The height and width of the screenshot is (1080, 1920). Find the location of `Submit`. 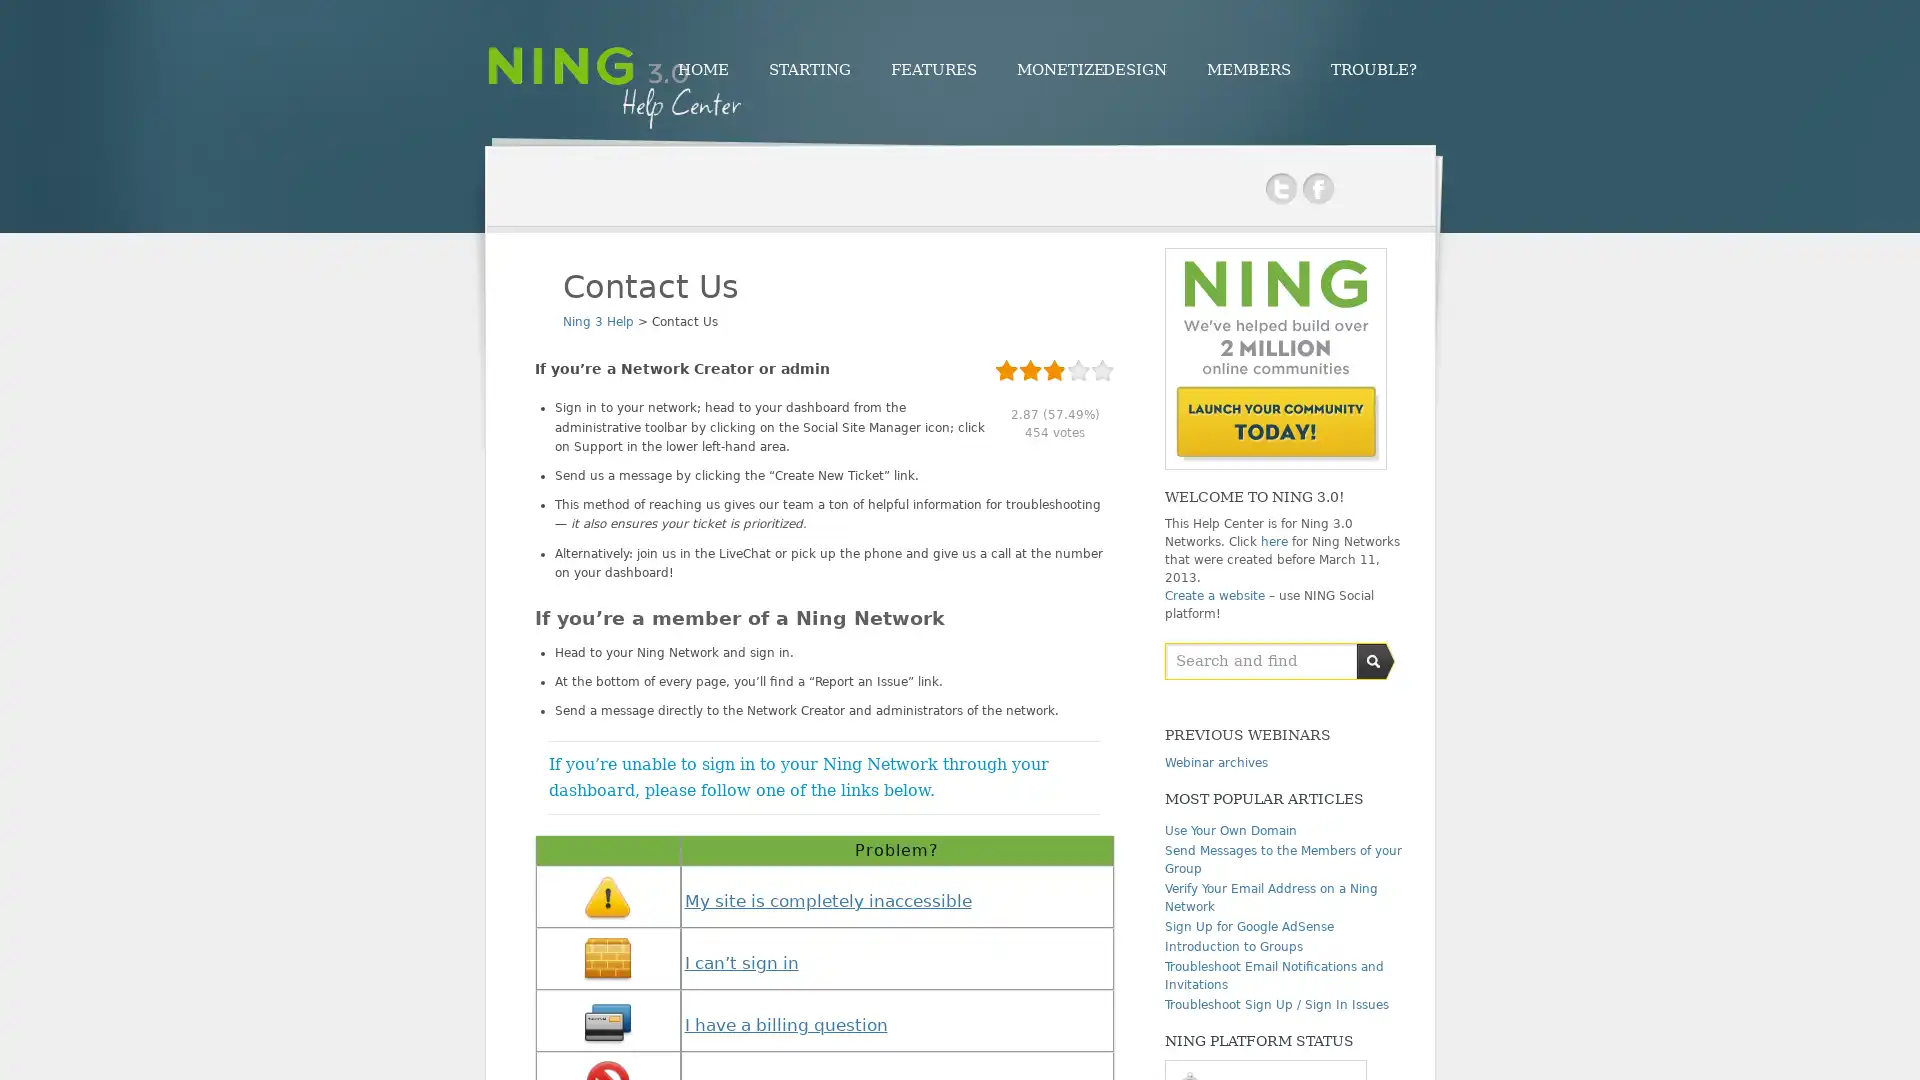

Submit is located at coordinates (1377, 665).